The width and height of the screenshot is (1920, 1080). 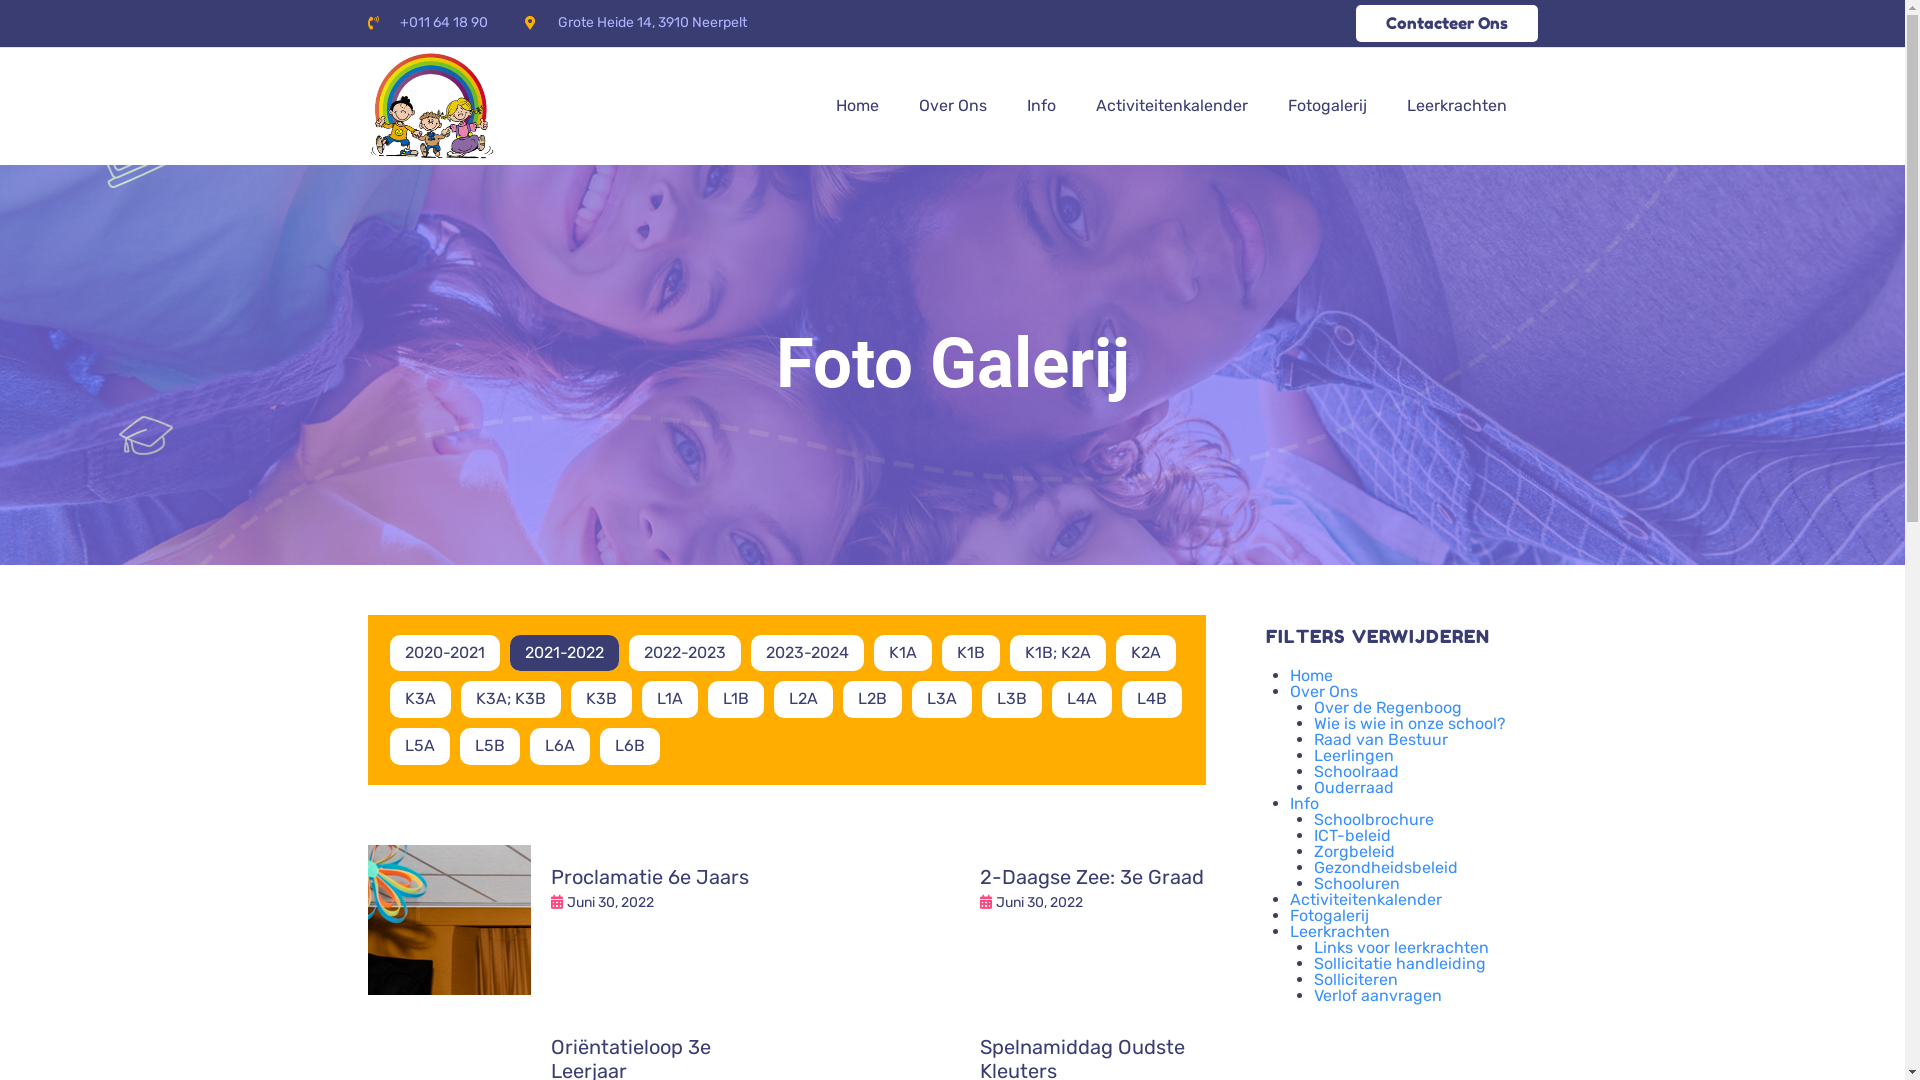 I want to click on 'Fotogalerij', so click(x=1327, y=105).